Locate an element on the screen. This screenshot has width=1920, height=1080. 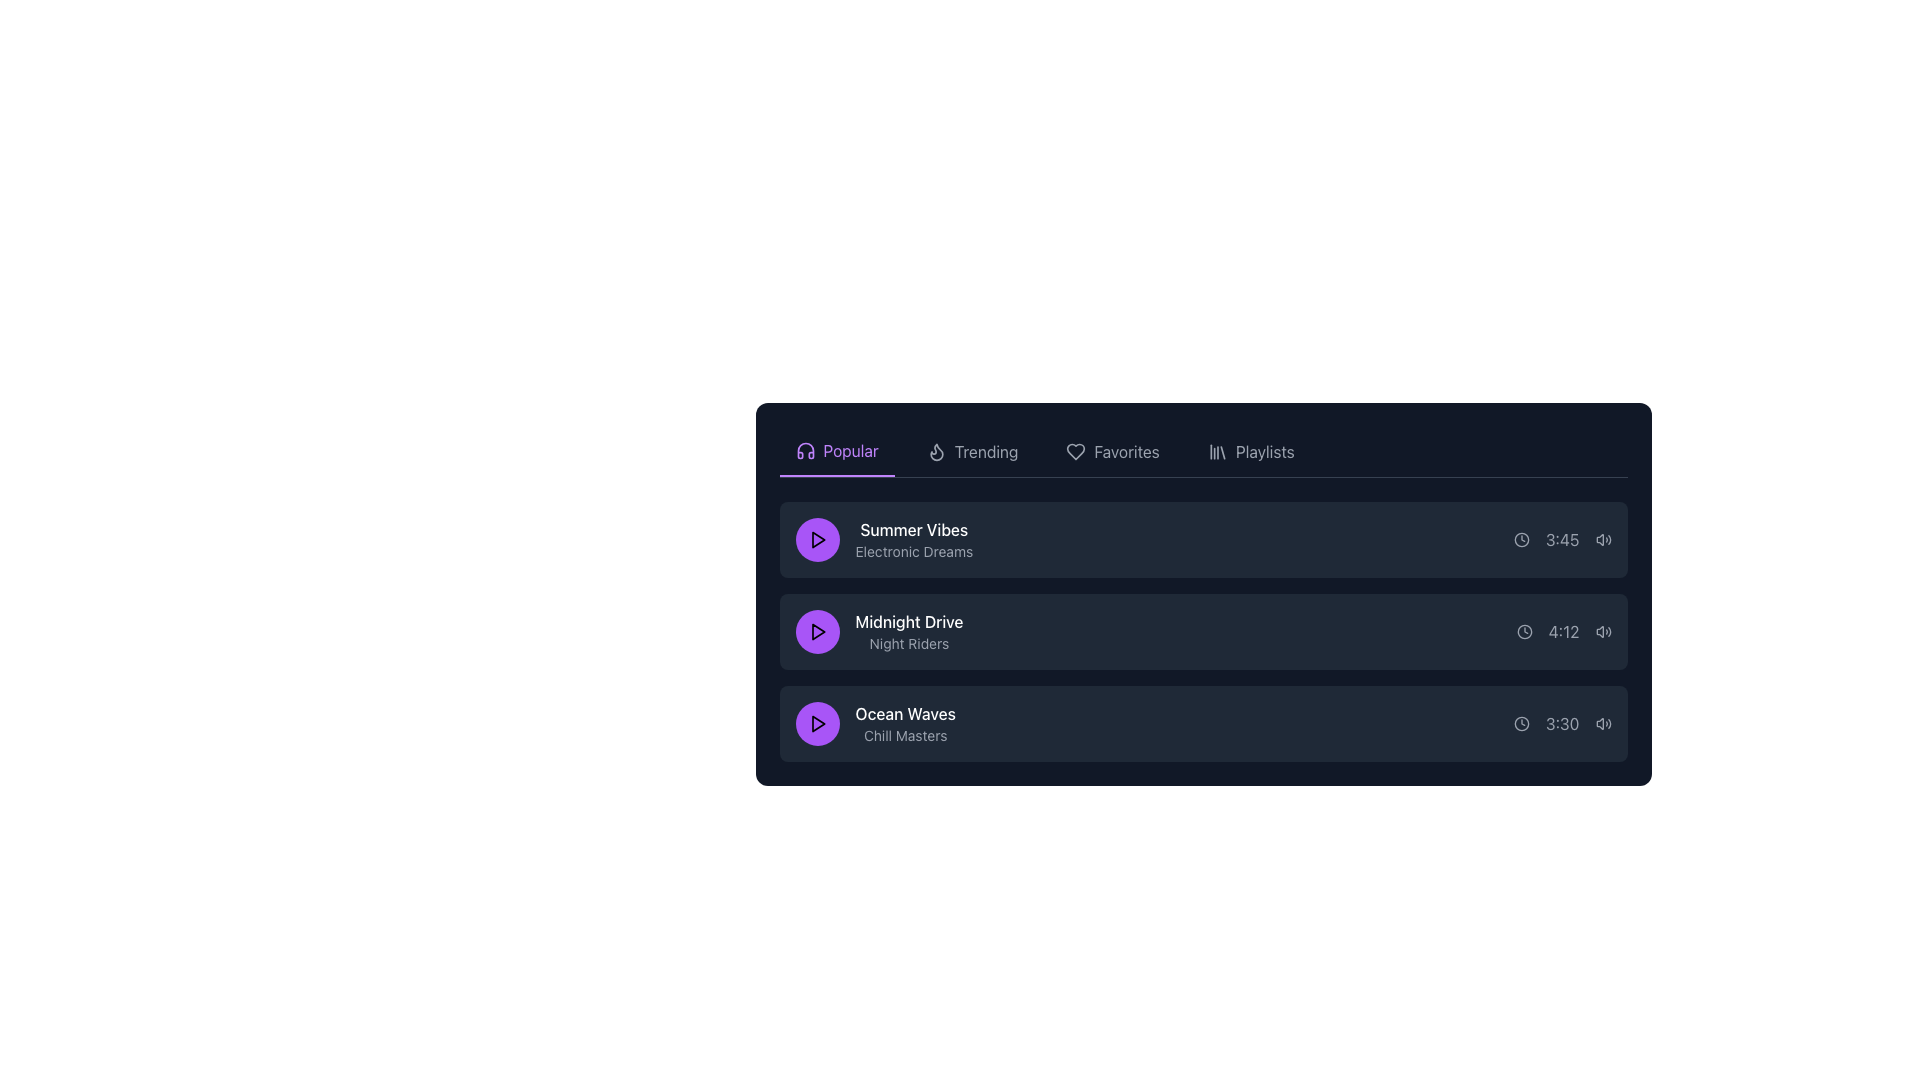
the media item label displaying 'Summer Vibes' and 'Electronic Dreams' is located at coordinates (883, 540).